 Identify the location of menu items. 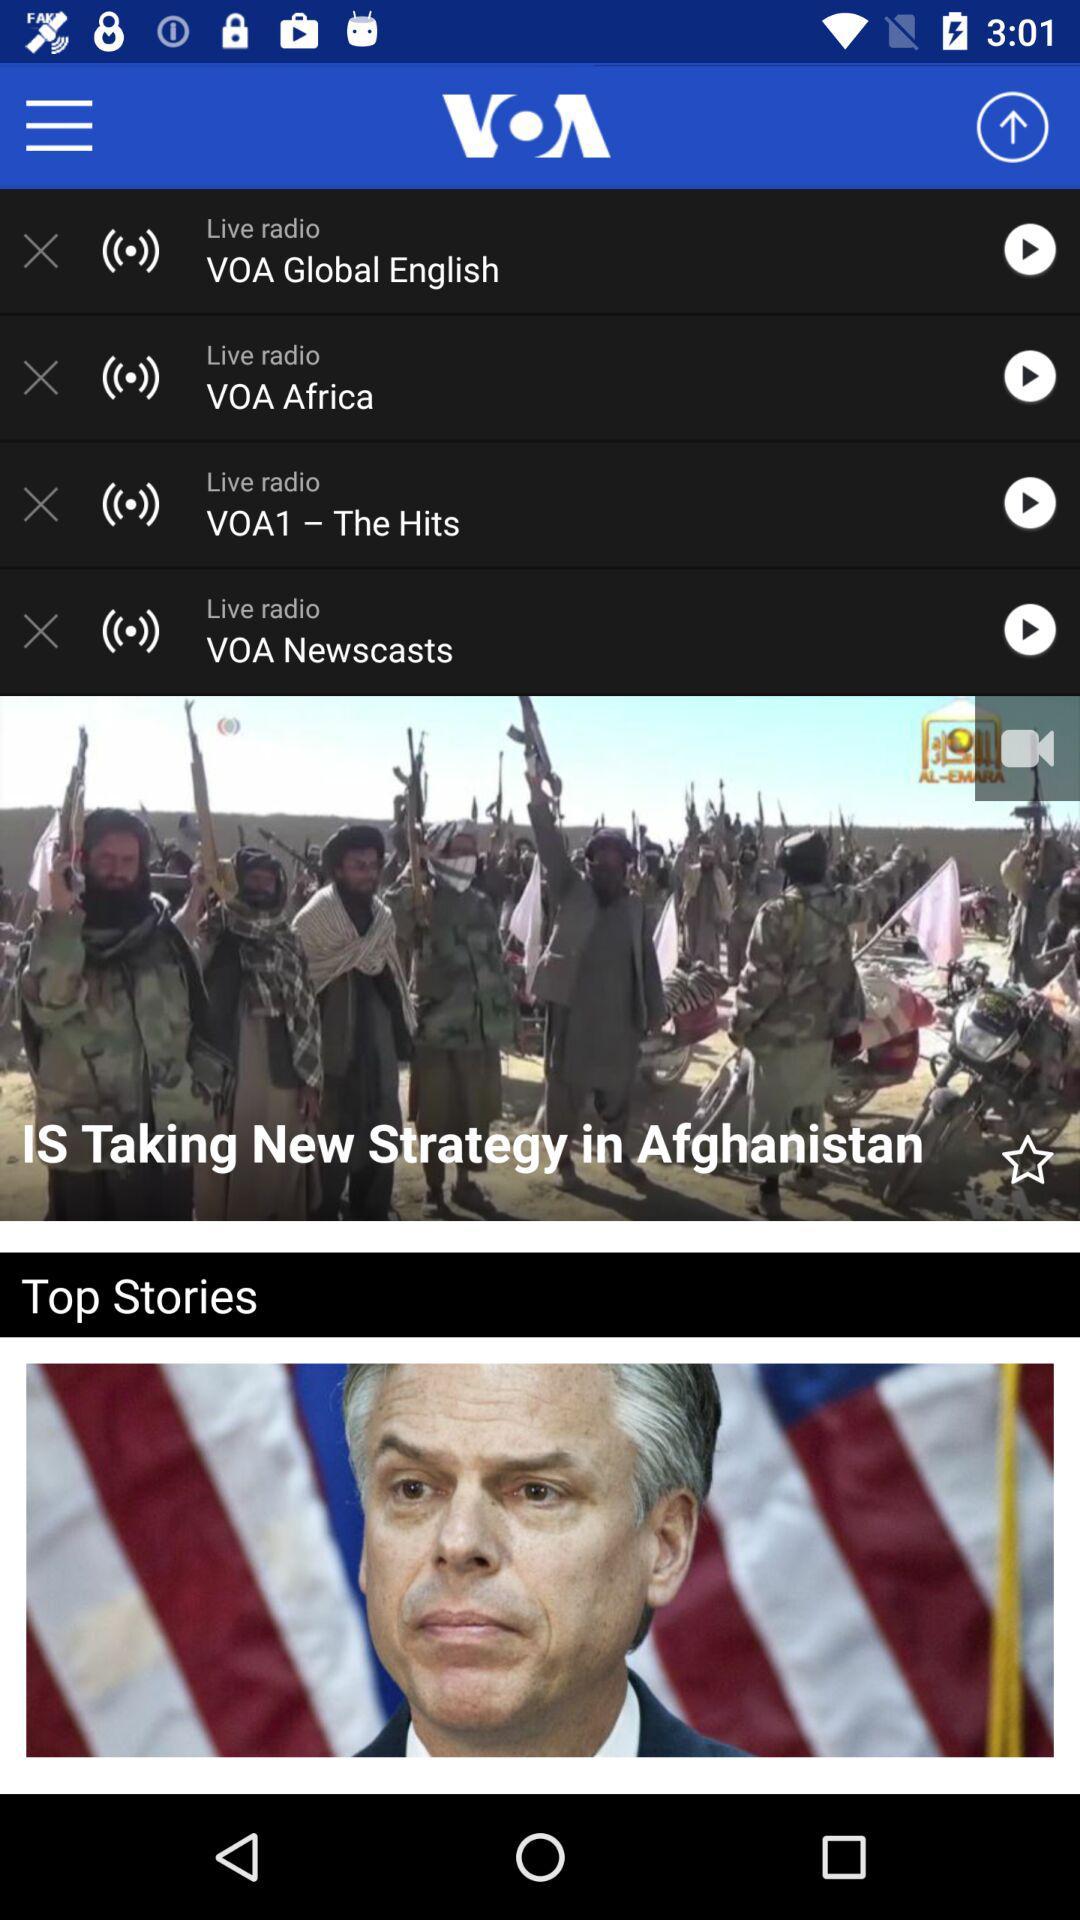
(58, 124).